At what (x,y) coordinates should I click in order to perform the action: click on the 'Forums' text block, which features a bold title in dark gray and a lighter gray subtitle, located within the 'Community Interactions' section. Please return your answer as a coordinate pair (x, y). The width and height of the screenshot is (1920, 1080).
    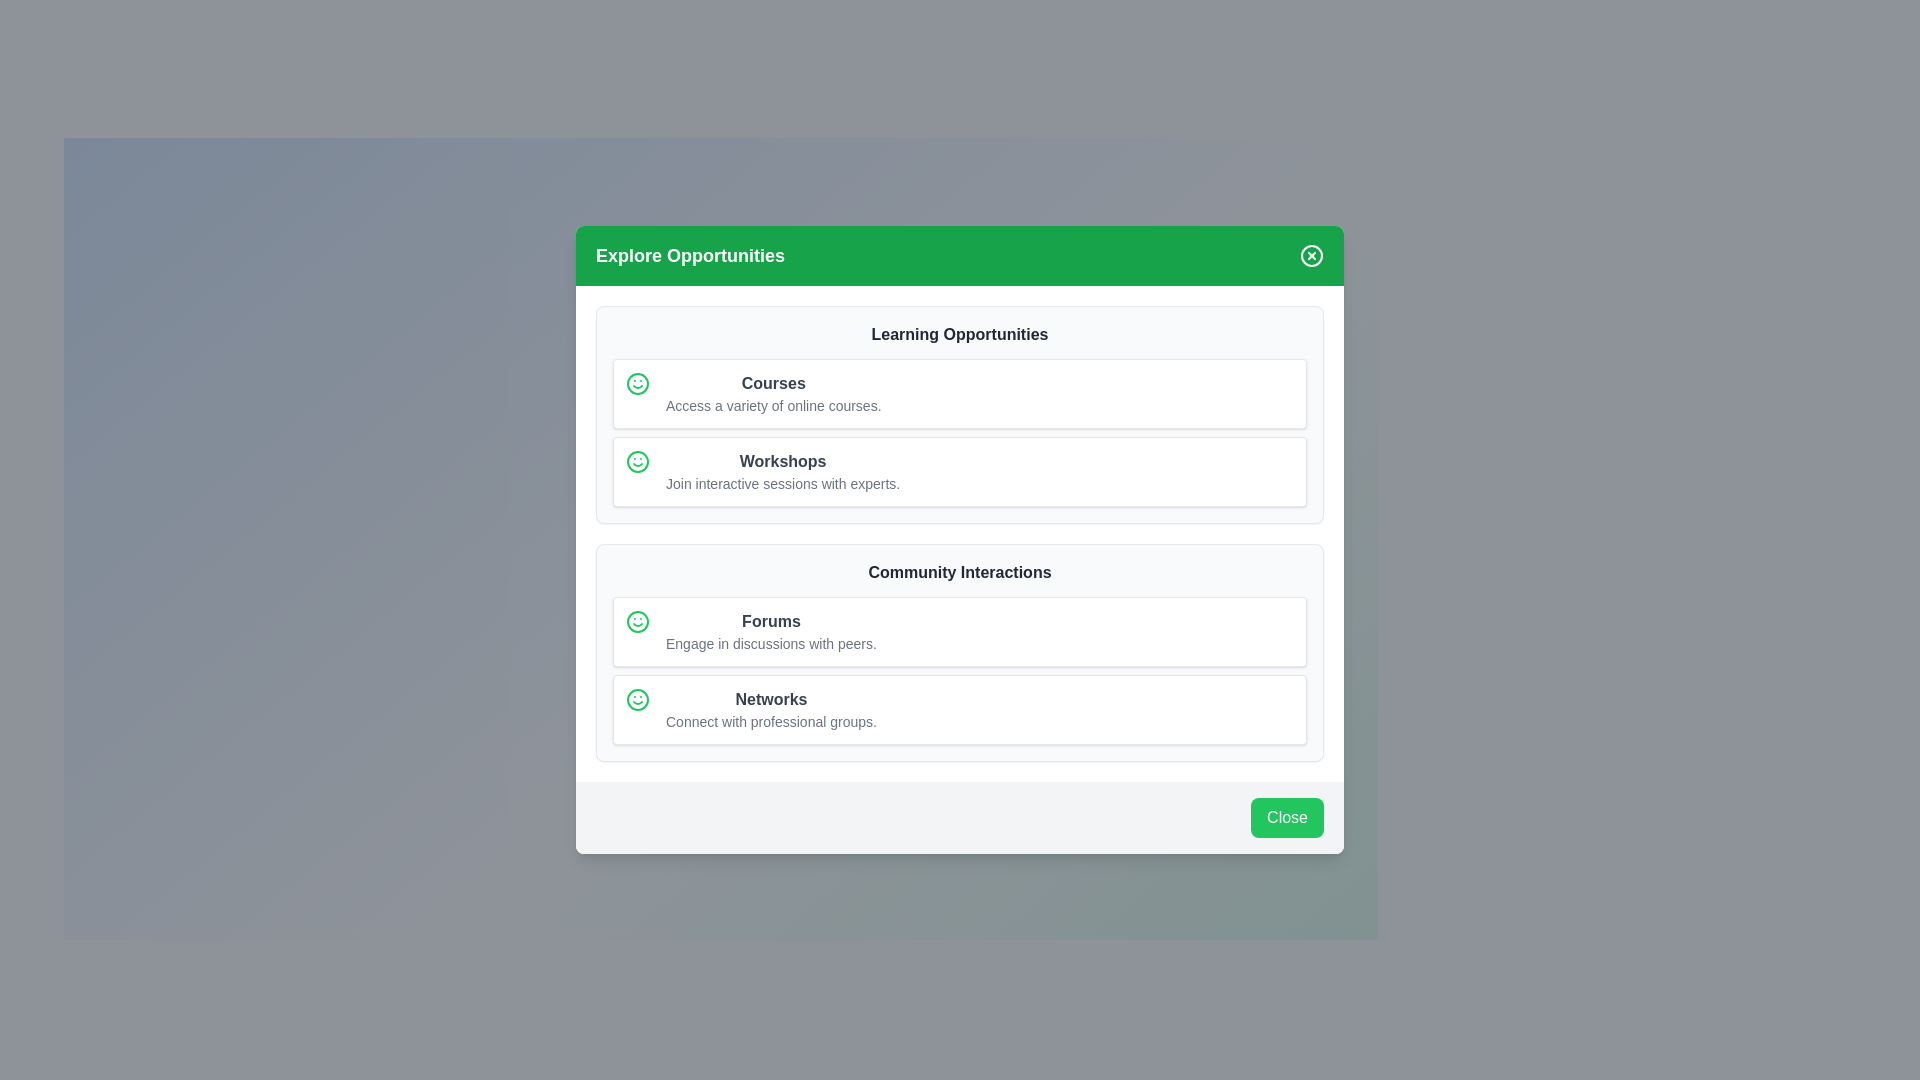
    Looking at the image, I should click on (770, 632).